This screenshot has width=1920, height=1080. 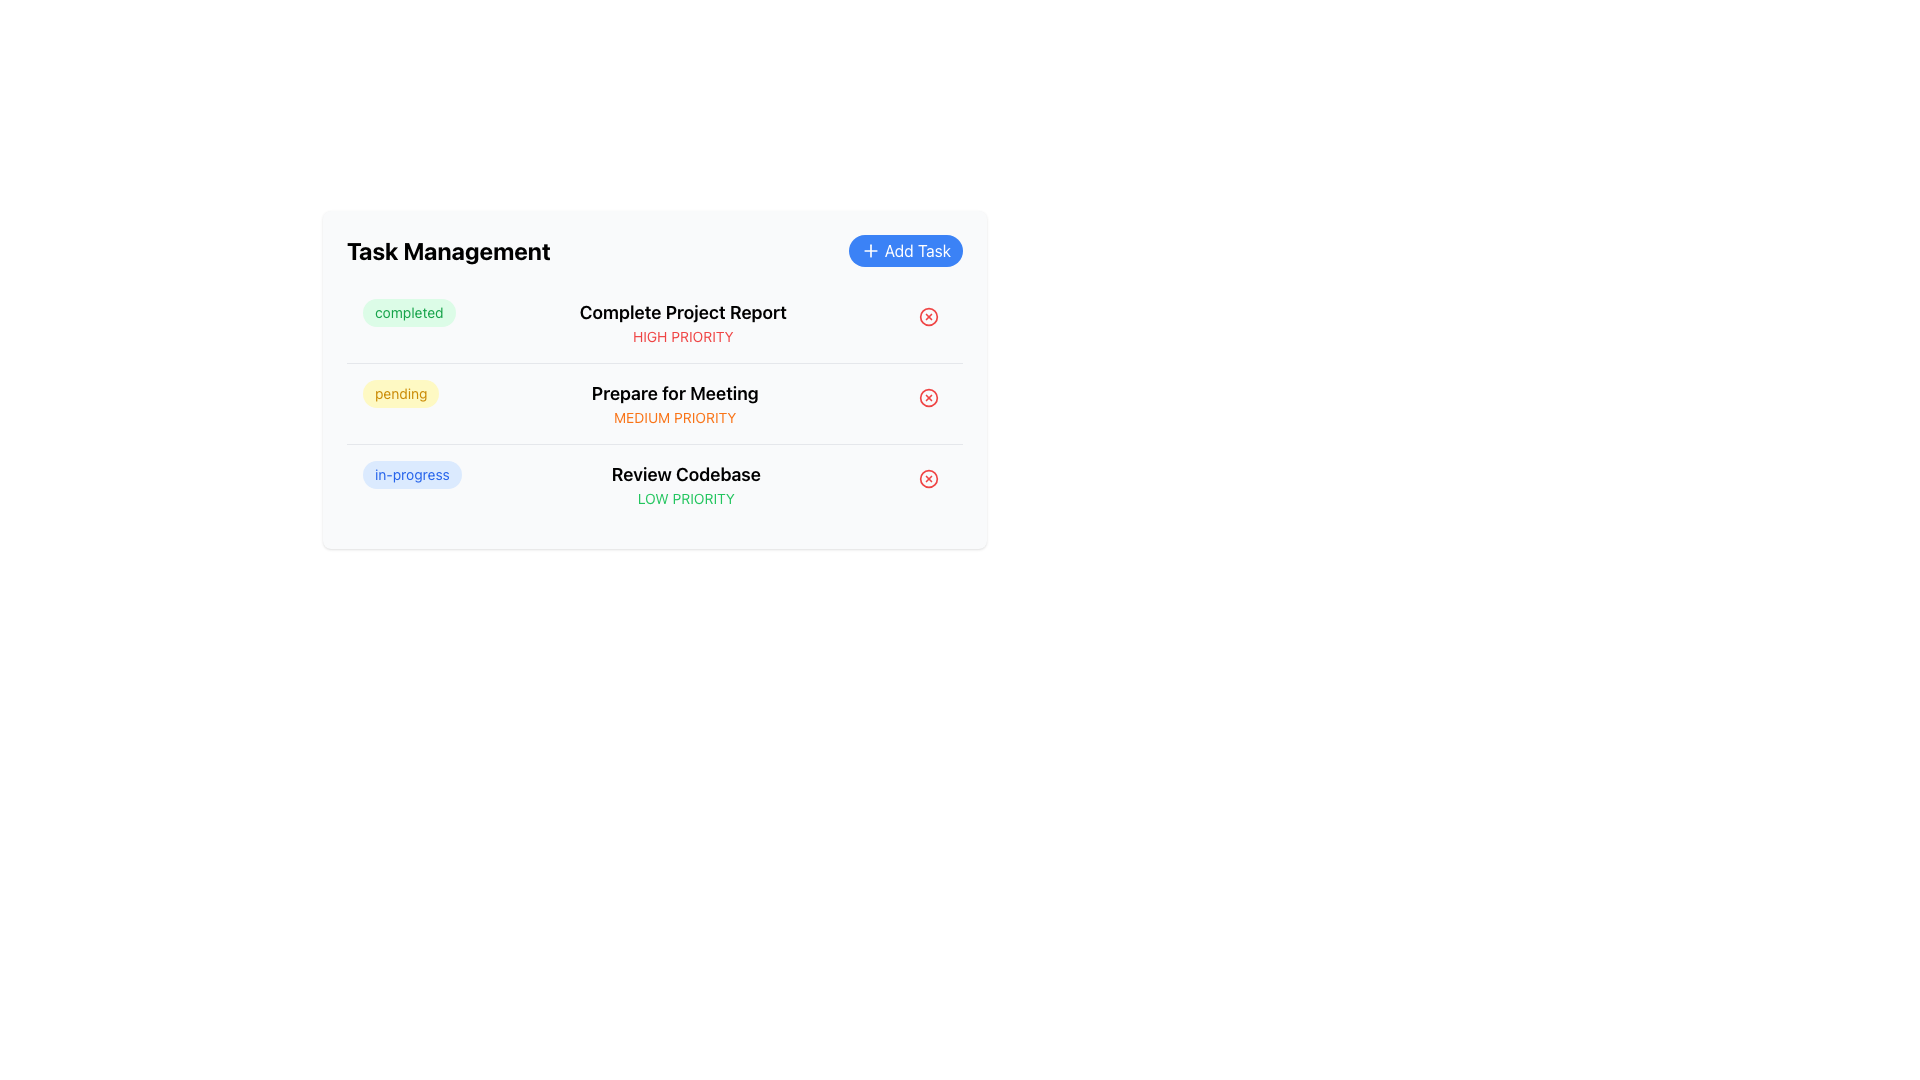 I want to click on the delete button located in the second row of the task list, adjacent to the 'Prepare for Meeting' task and the 'MEDIUM PRIORITY' label, so click(x=928, y=397).